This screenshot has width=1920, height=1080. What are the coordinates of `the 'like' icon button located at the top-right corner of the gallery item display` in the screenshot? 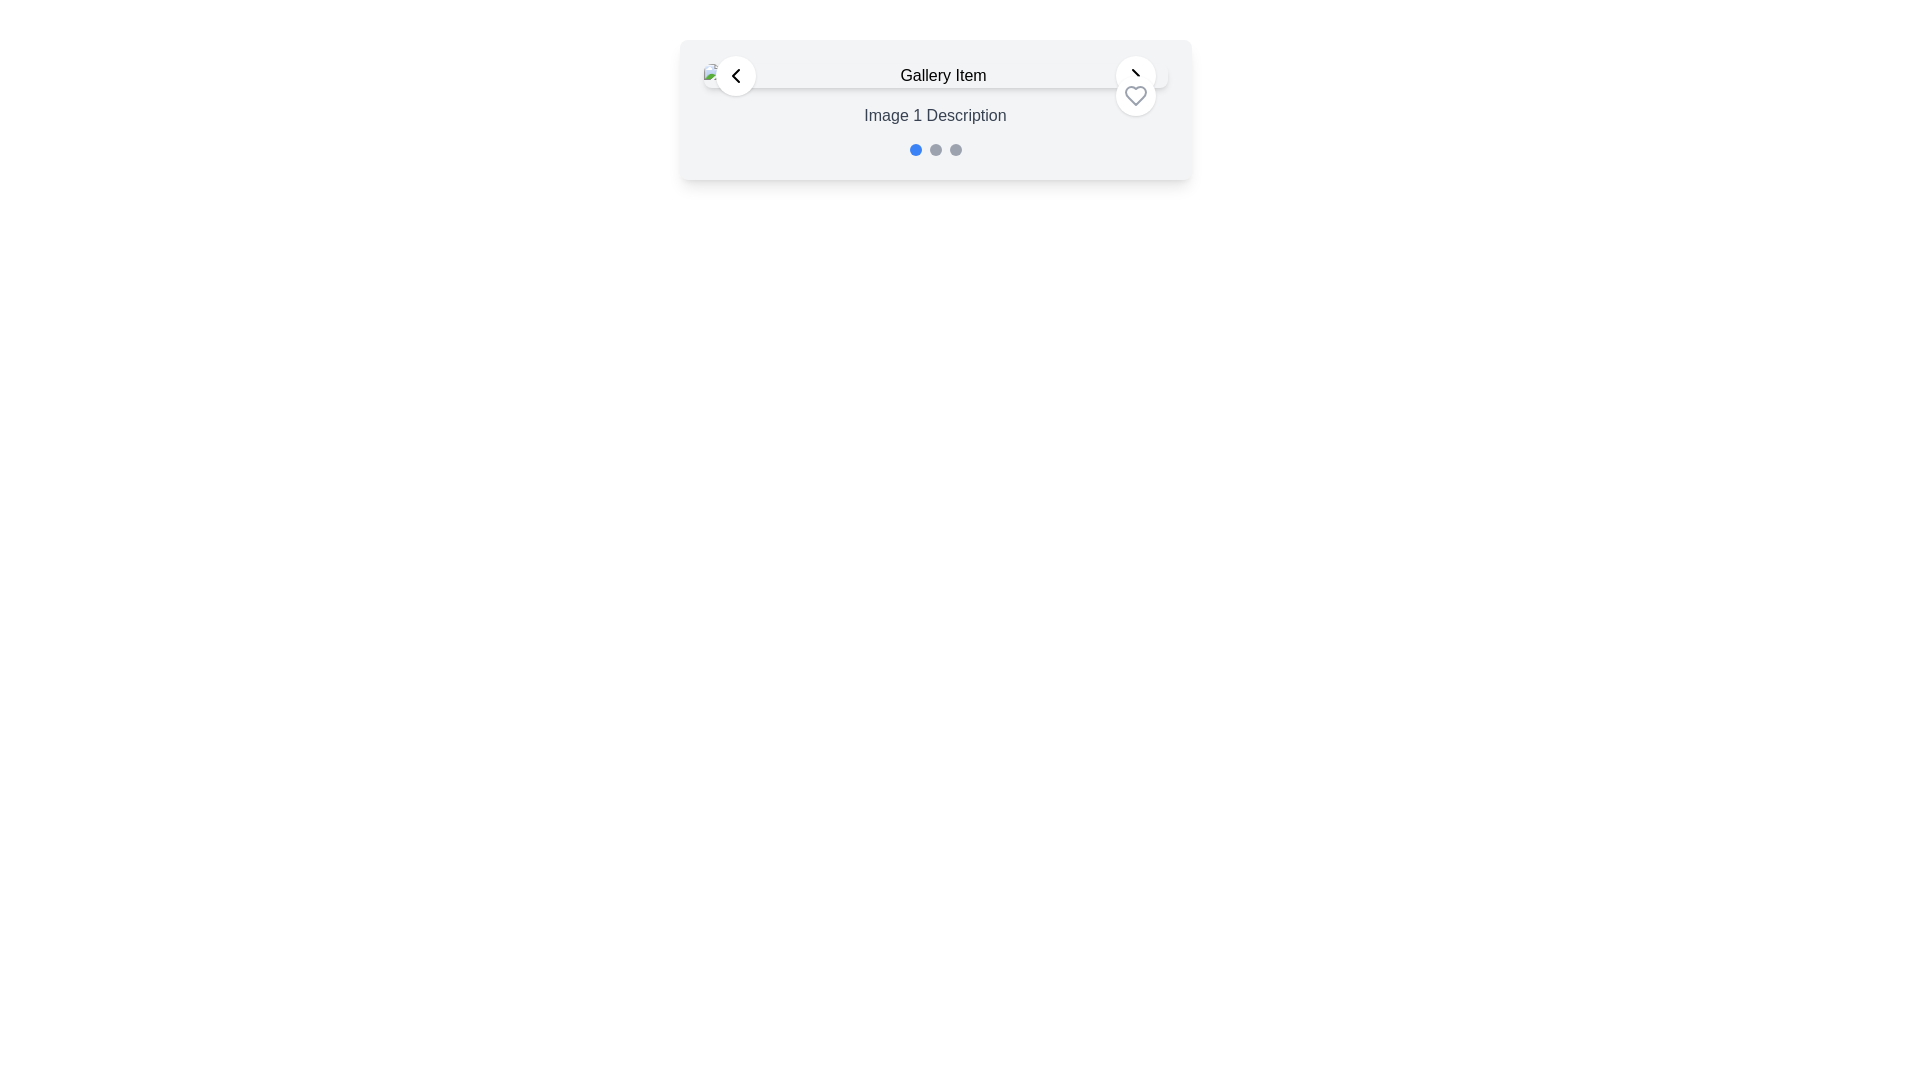 It's located at (1135, 96).